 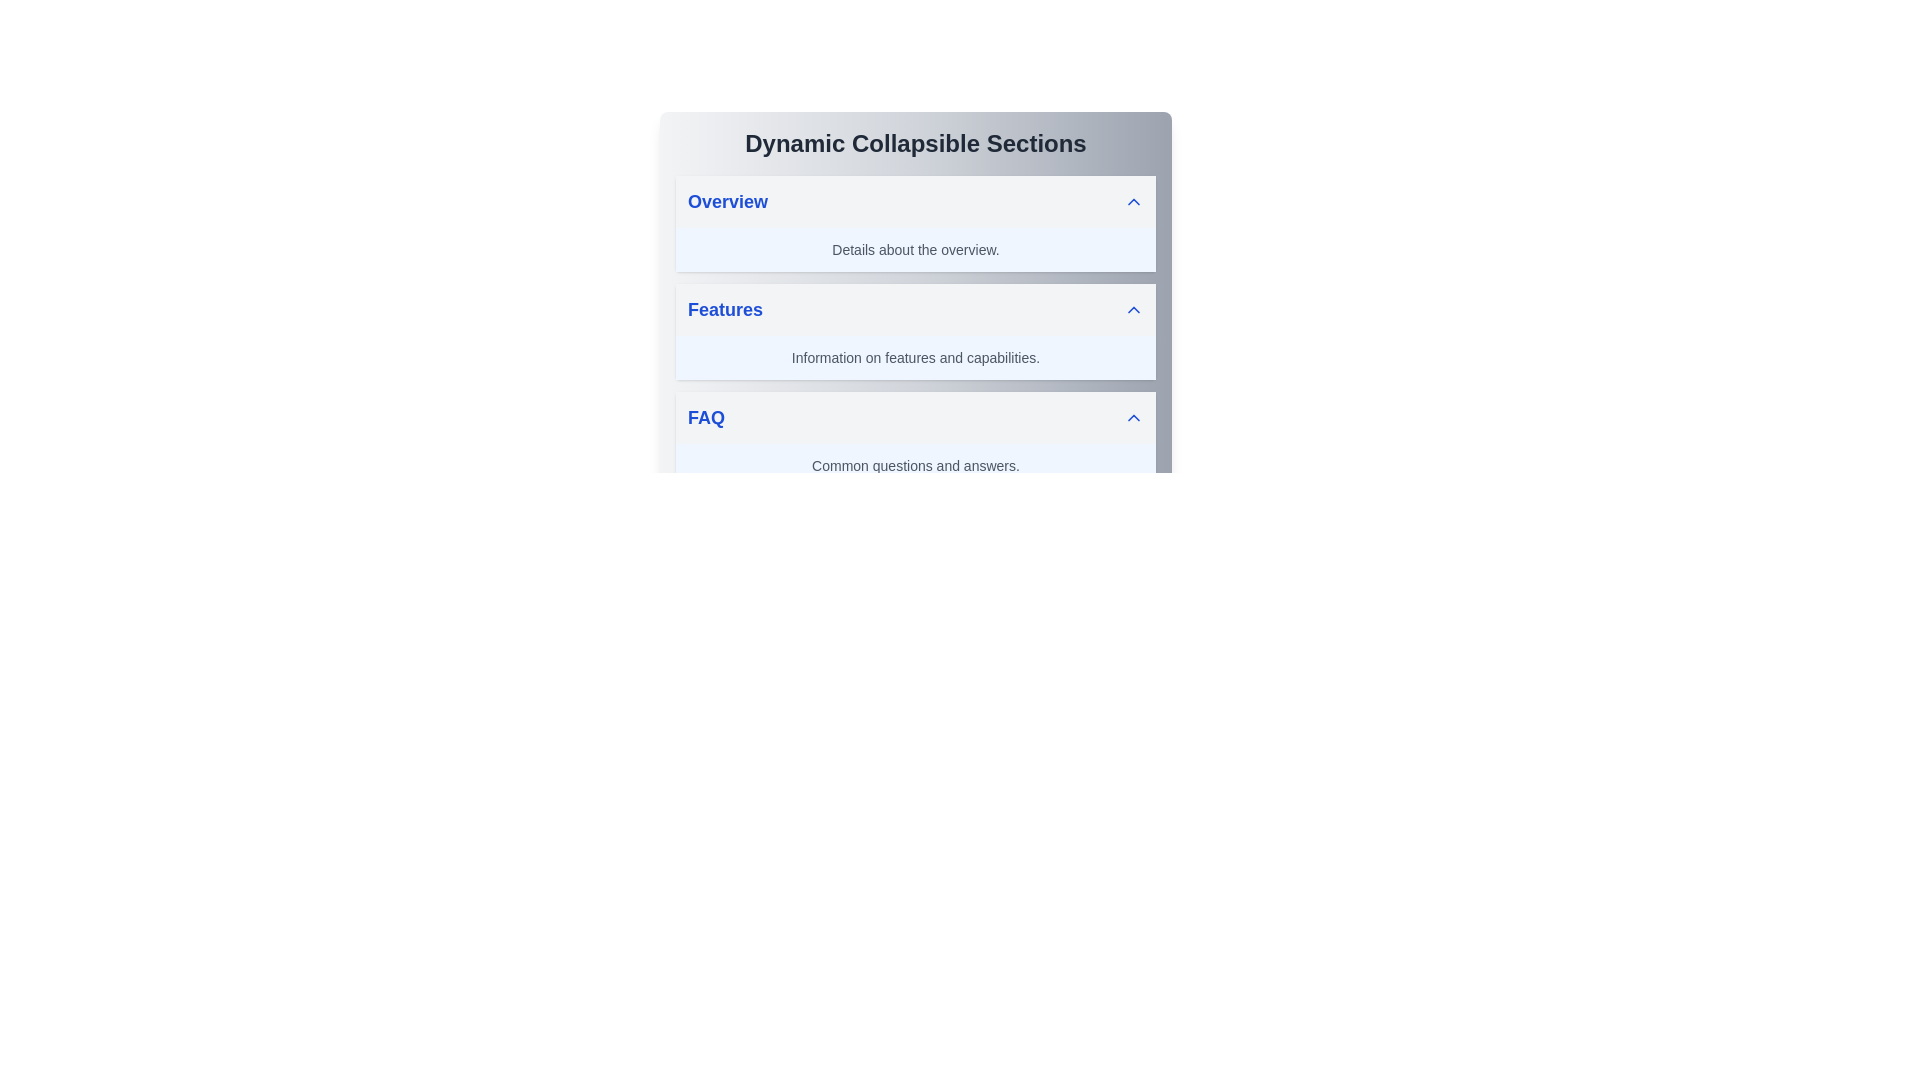 What do you see at coordinates (915, 249) in the screenshot?
I see `the informational text label located directly below the 'Overview' section header in the collapsible interface` at bounding box center [915, 249].